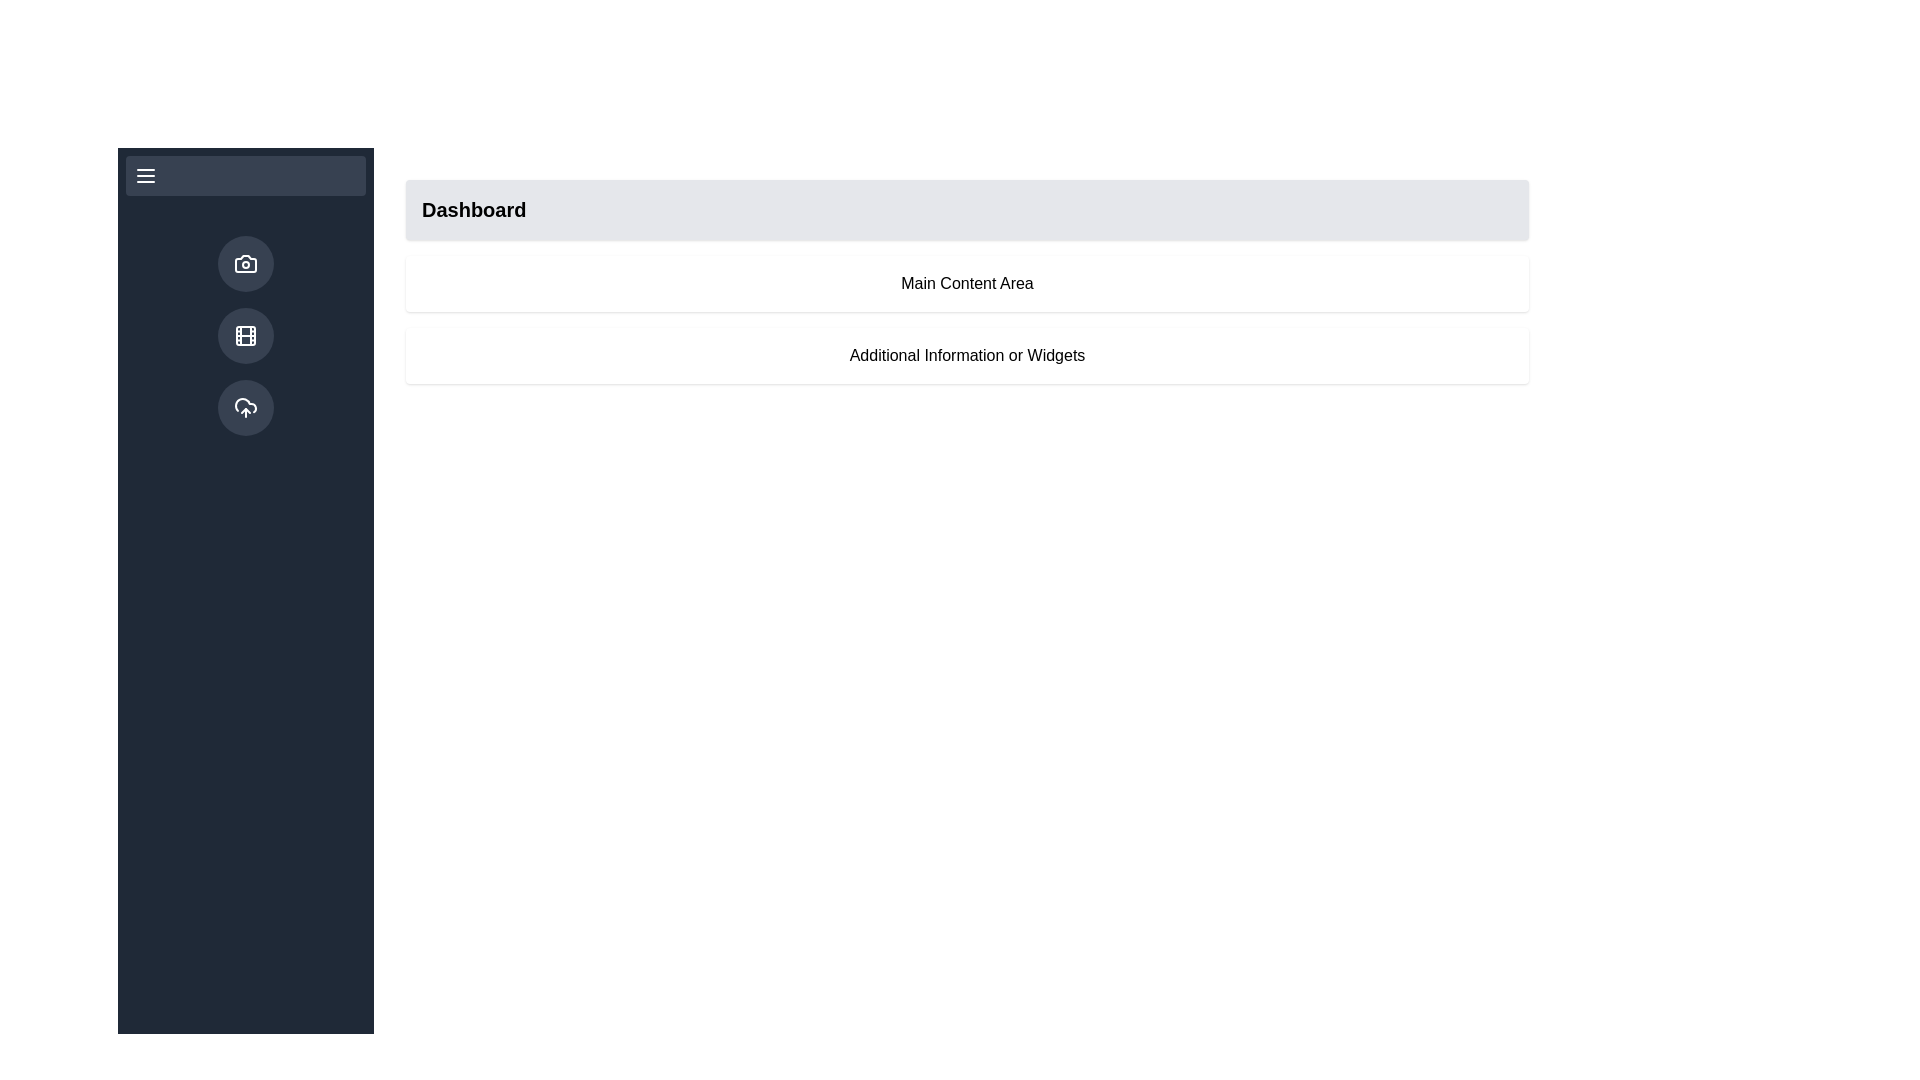  I want to click on the circular button containing the white filmstrip icon, so click(244, 334).